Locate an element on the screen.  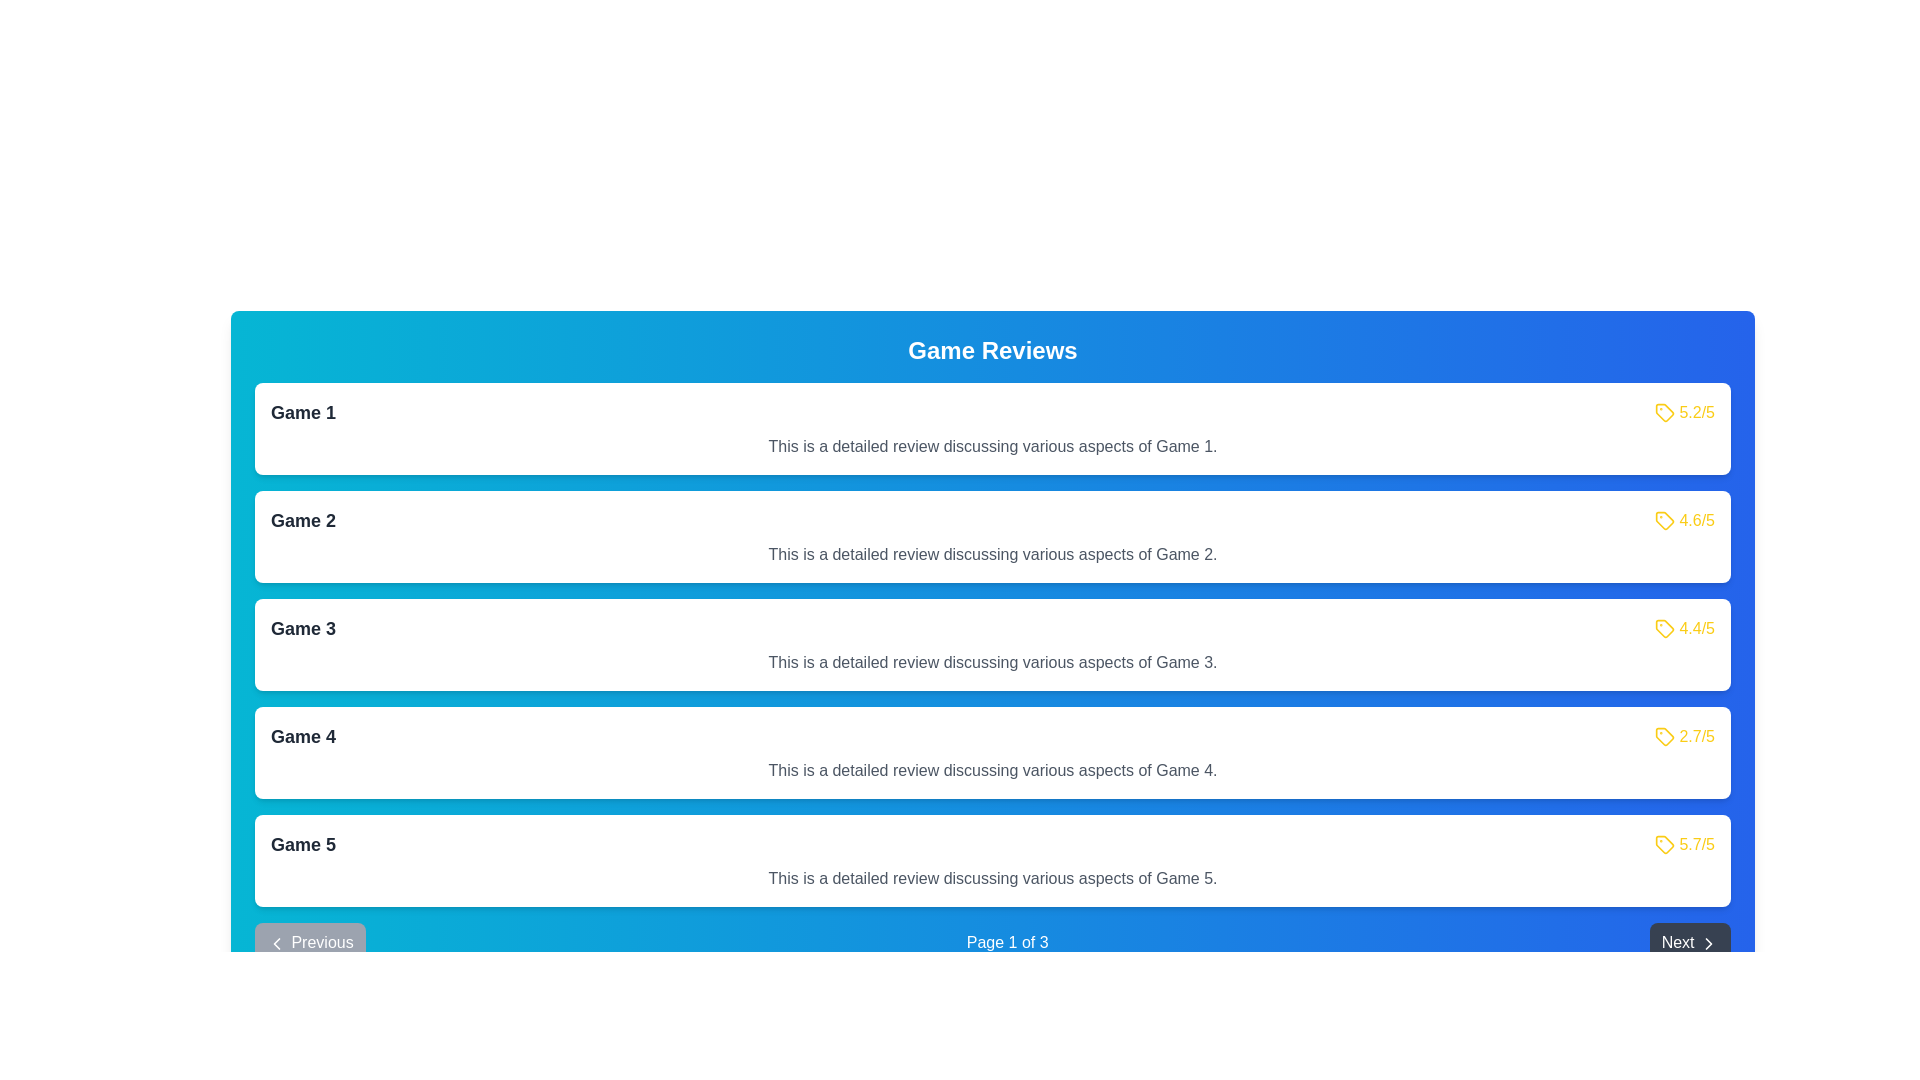
the leftward-pointing chevron icon in the pagination bar is located at coordinates (276, 942).